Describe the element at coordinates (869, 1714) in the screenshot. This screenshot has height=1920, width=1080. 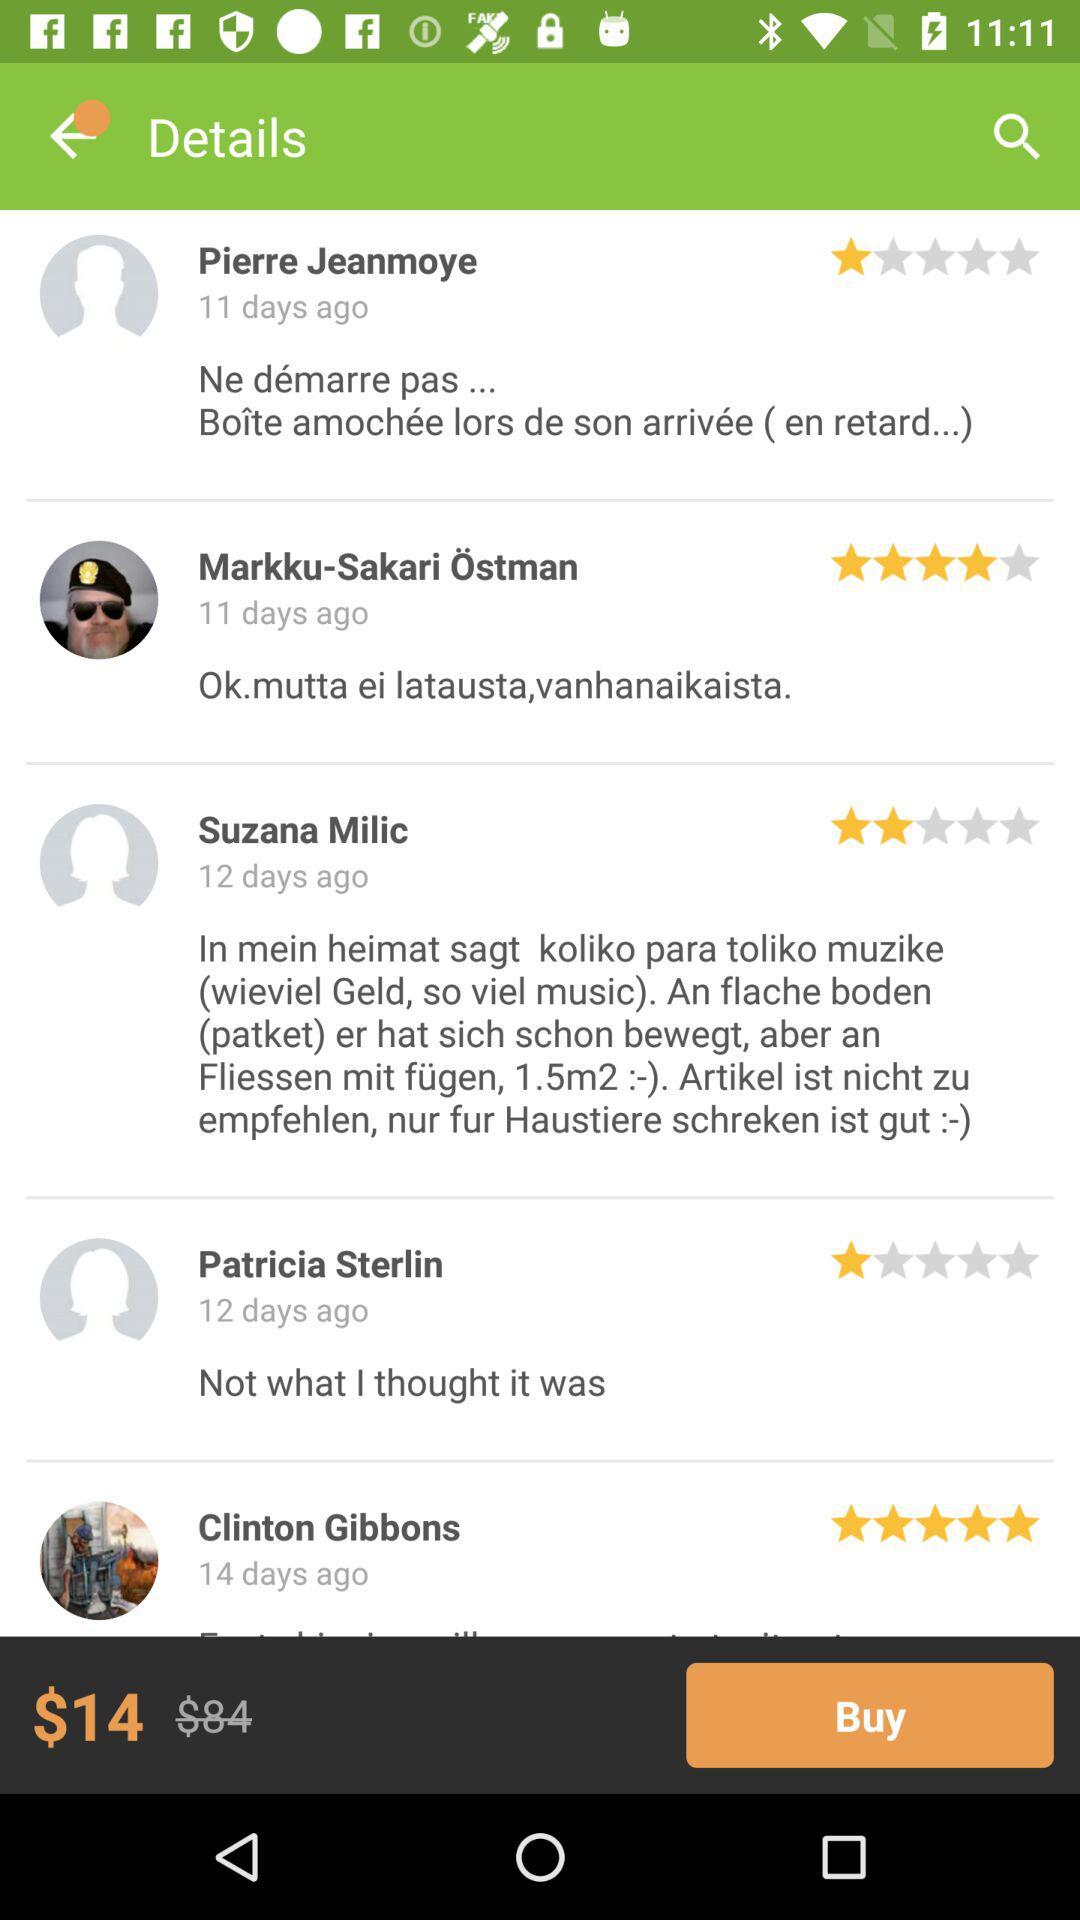
I see `the icon next to $84 item` at that location.